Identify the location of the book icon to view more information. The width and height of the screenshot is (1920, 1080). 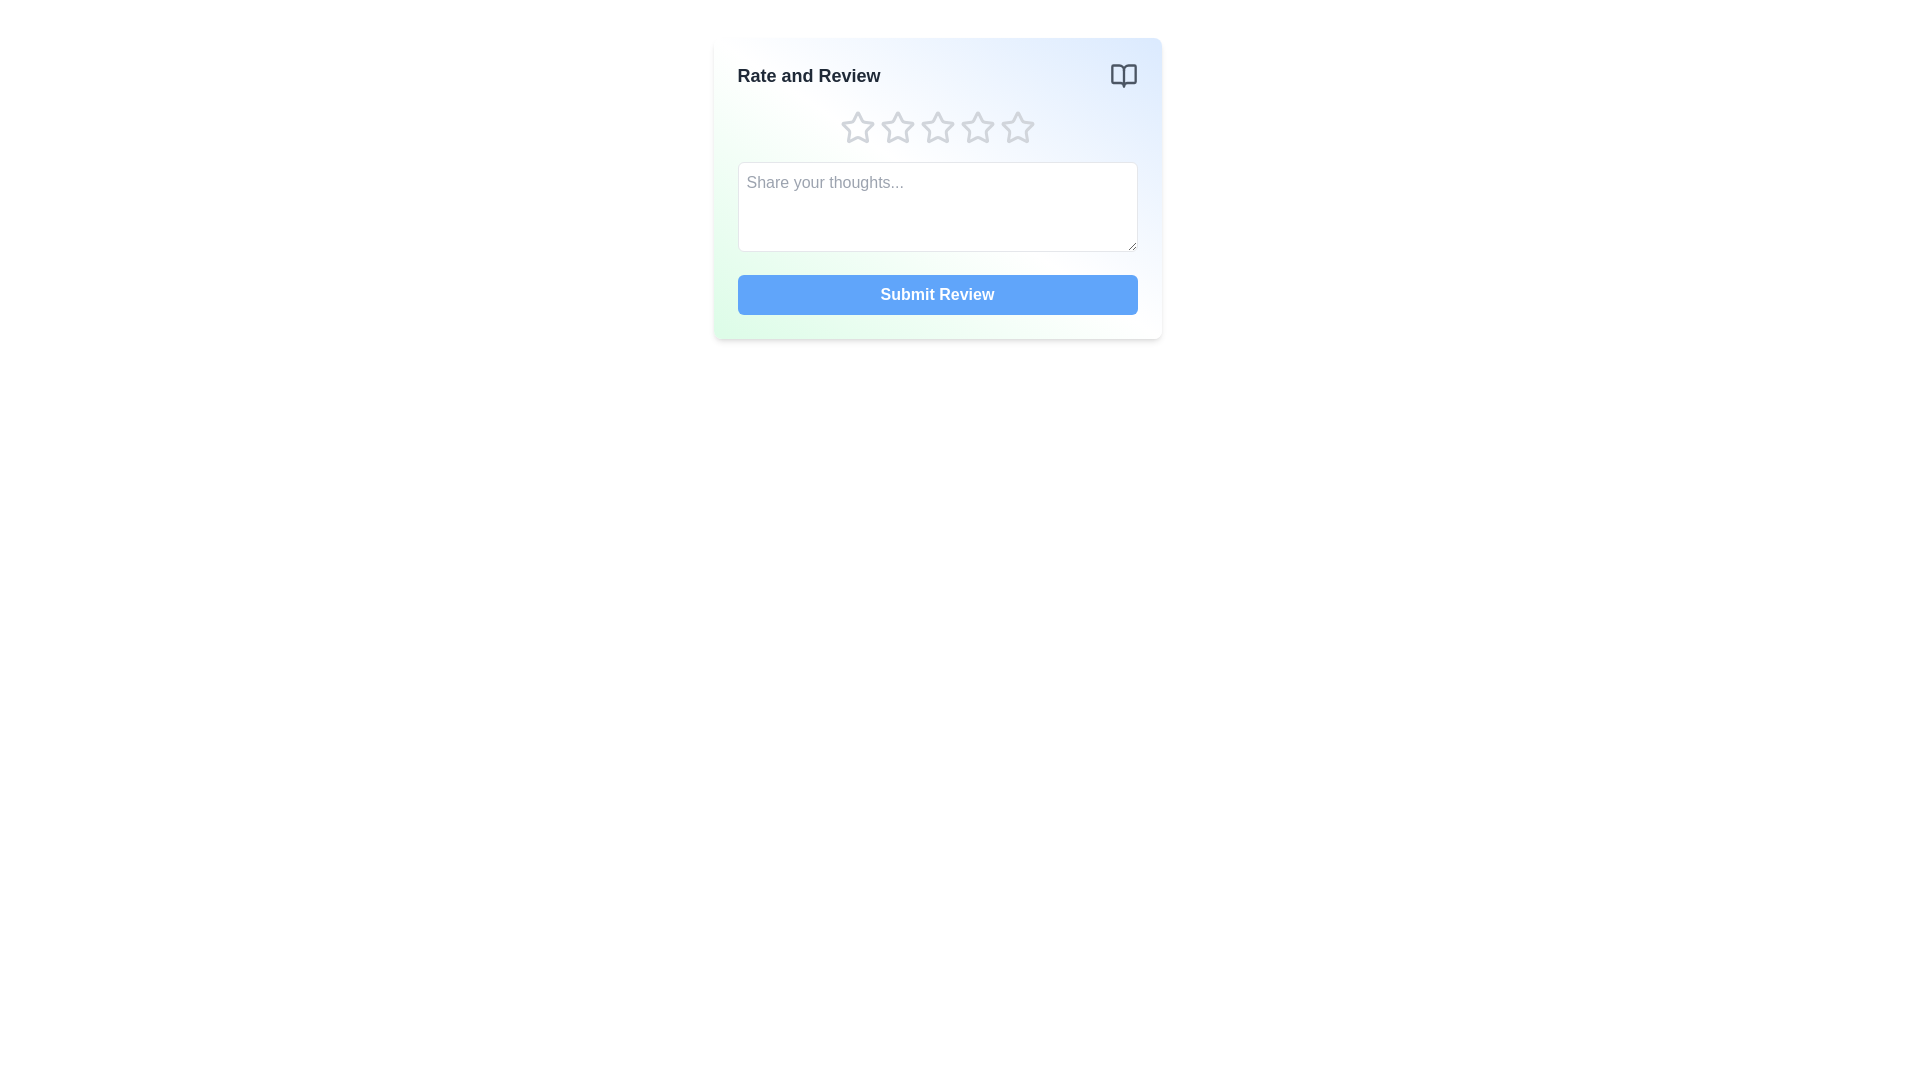
(1123, 75).